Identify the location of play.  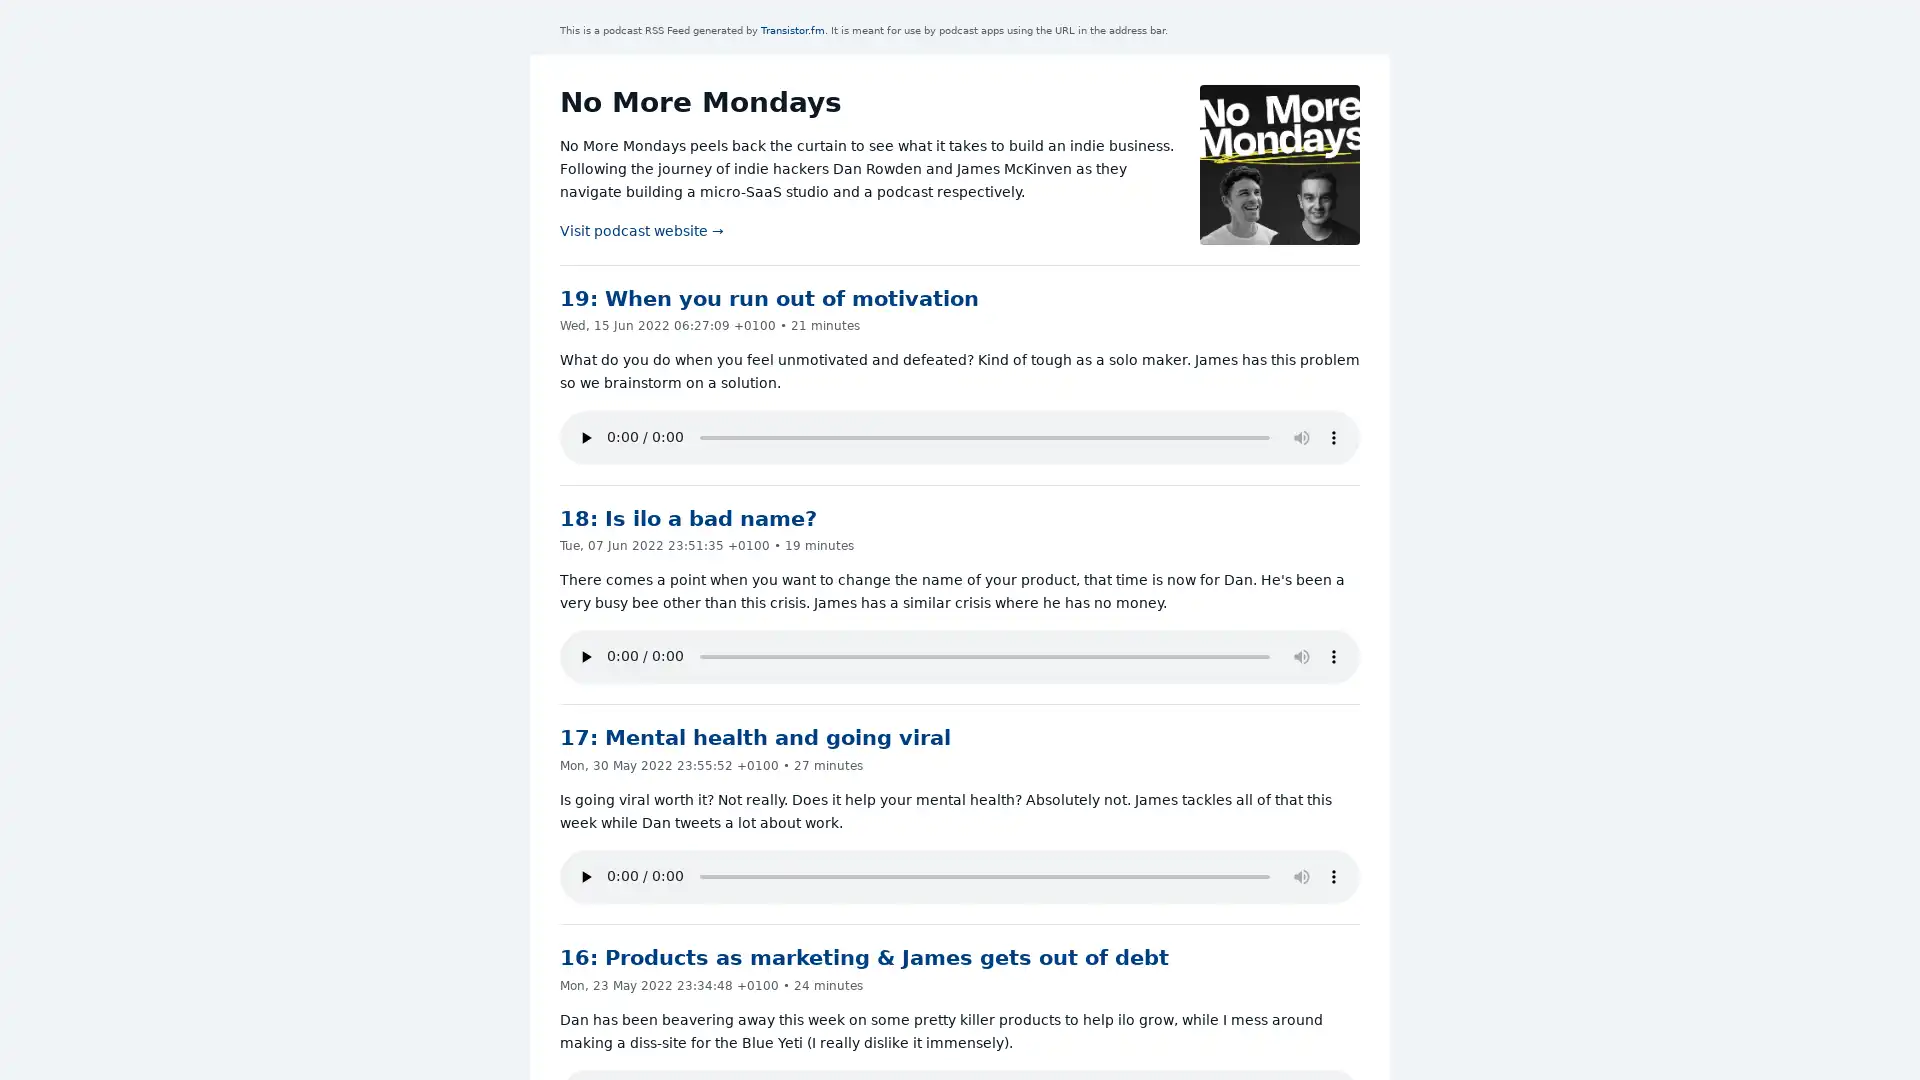
(584, 435).